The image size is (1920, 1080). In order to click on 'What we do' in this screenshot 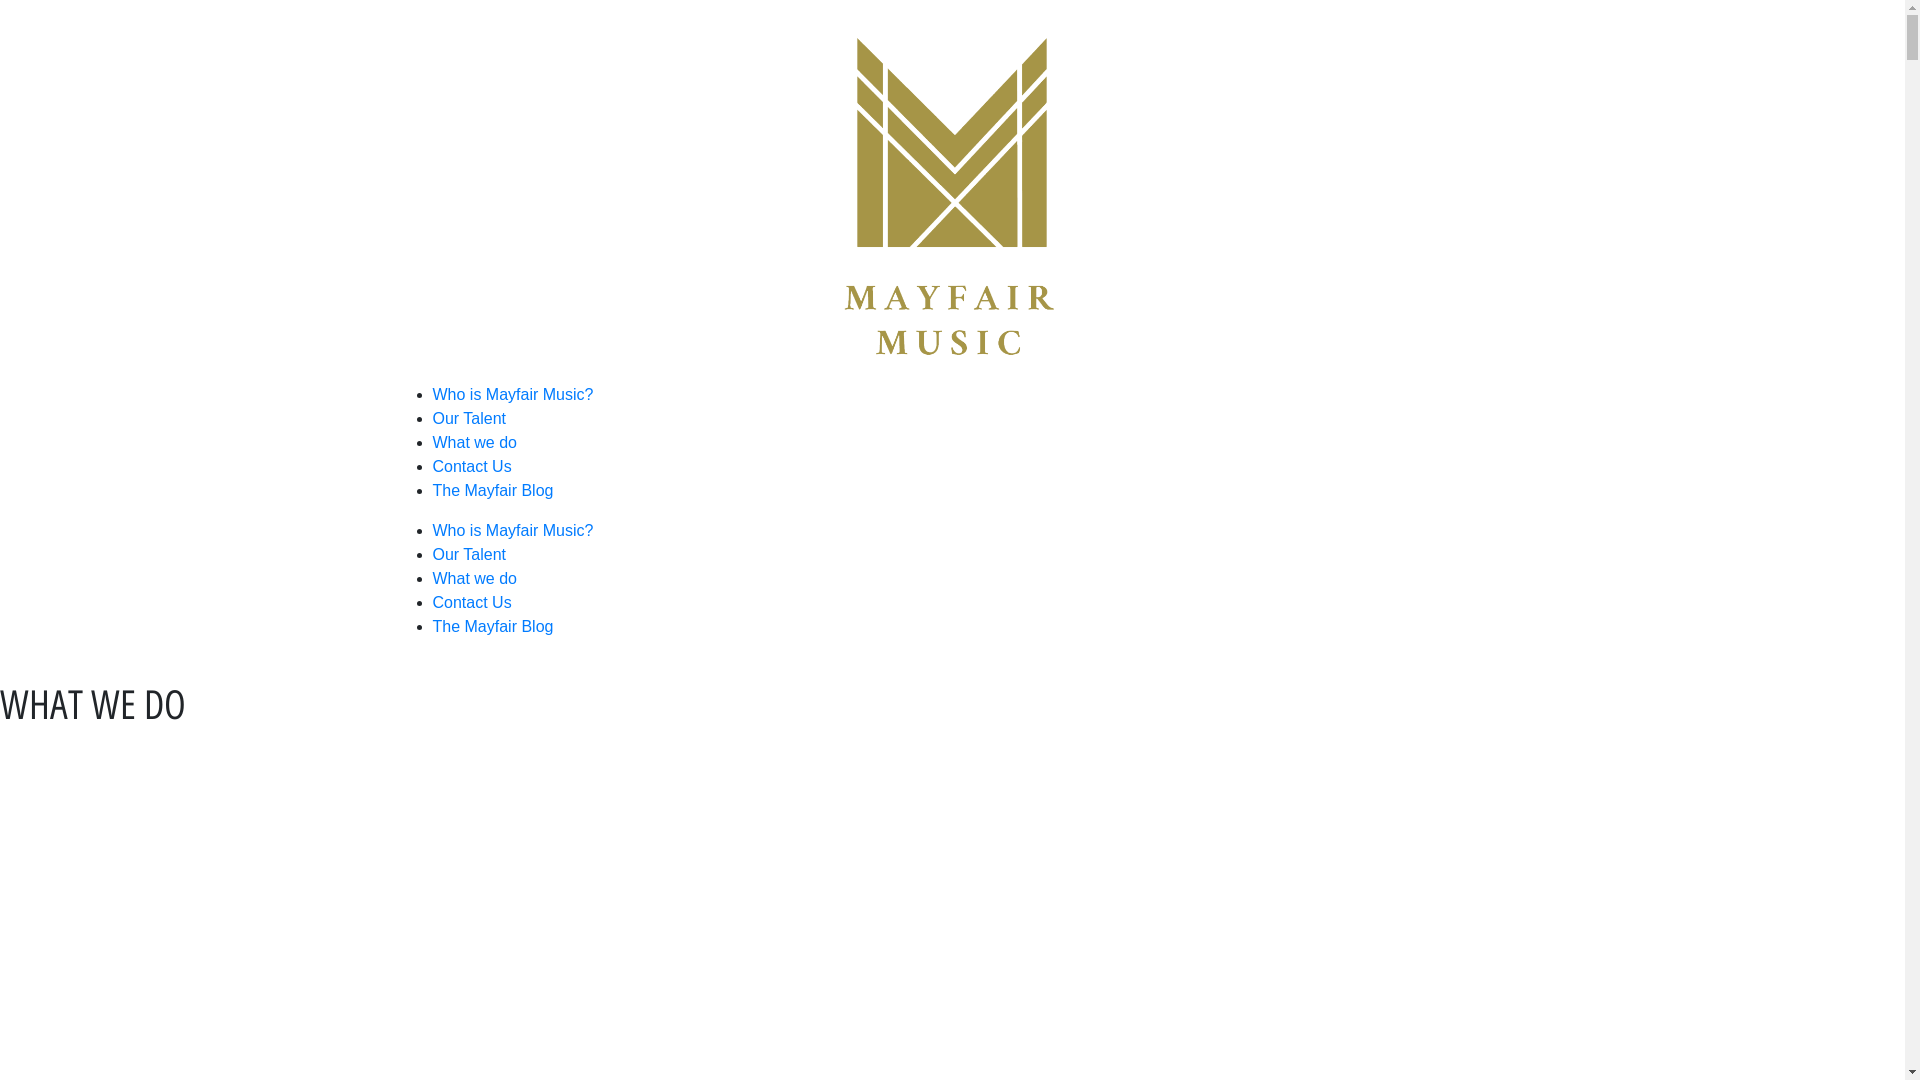, I will do `click(473, 578)`.